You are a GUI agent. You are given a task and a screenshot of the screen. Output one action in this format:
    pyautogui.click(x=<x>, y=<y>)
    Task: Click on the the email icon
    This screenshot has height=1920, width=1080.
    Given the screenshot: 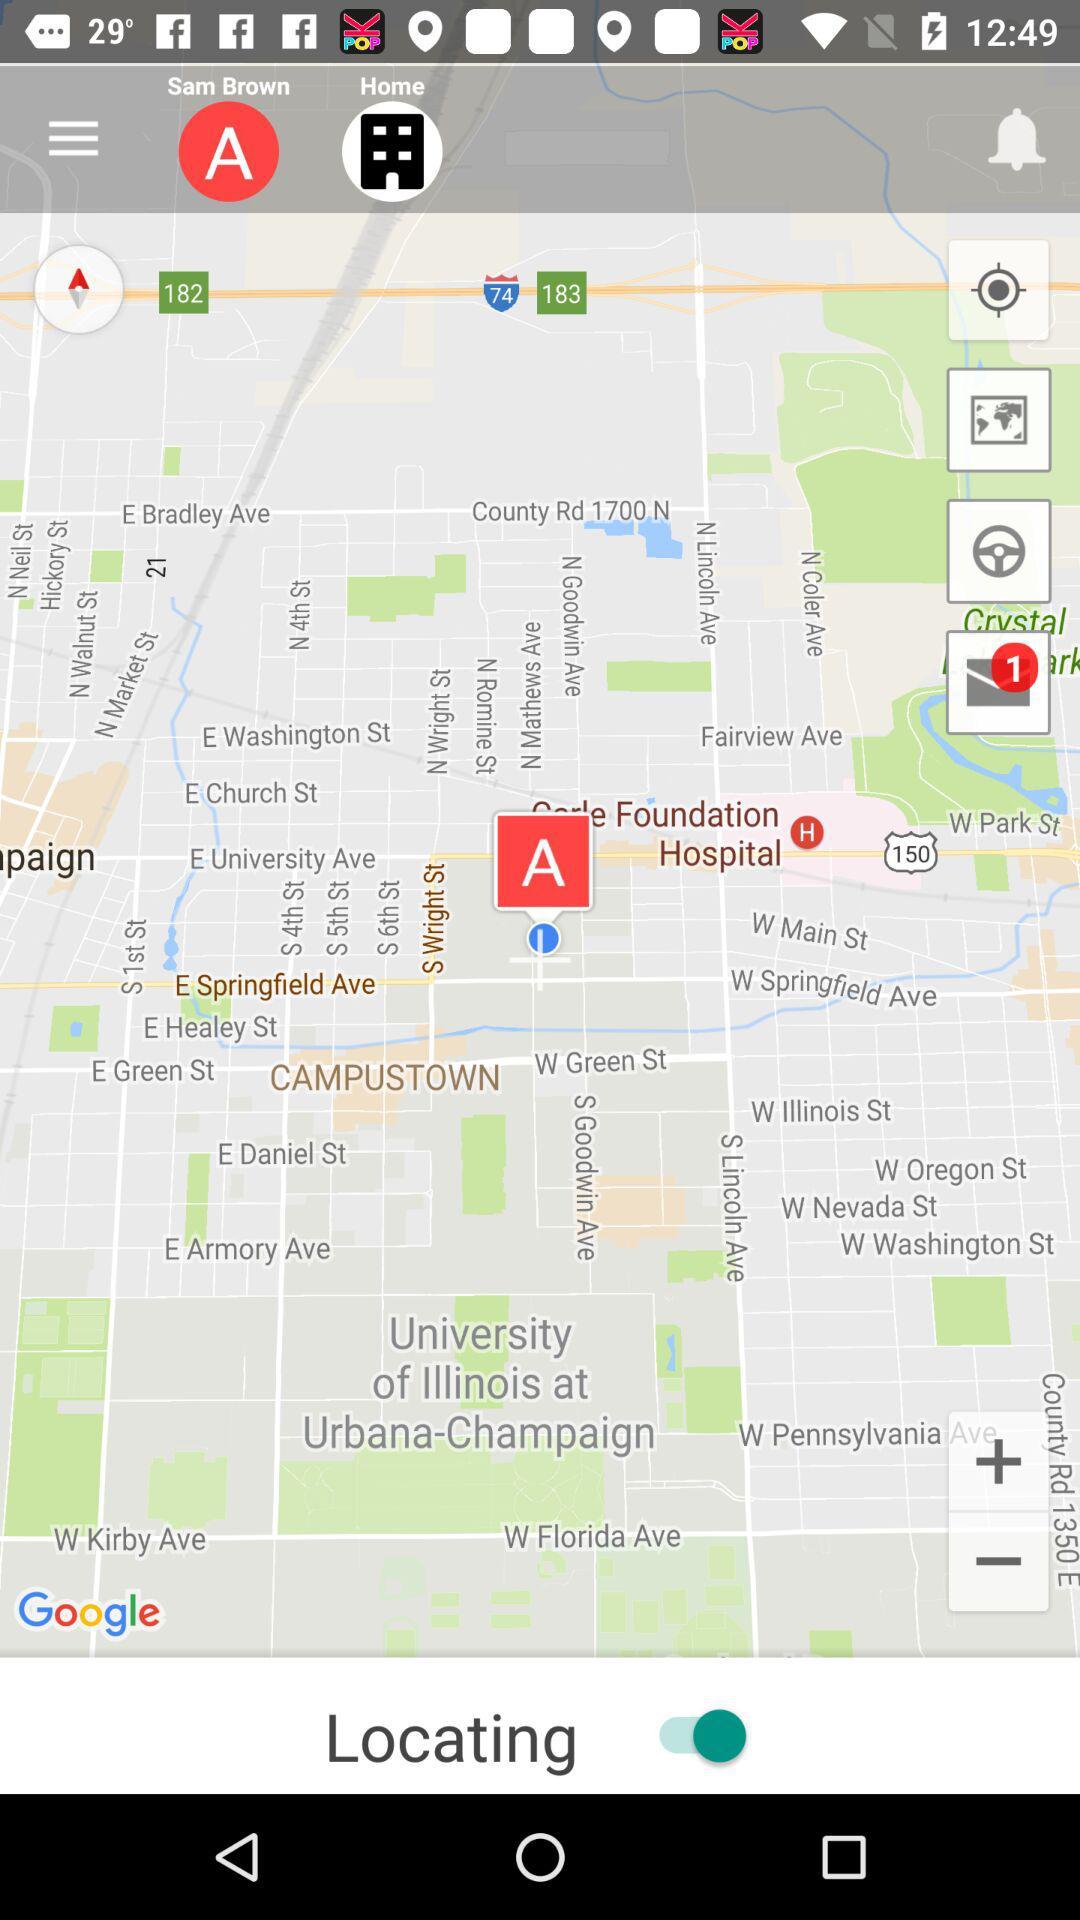 What is the action you would take?
    pyautogui.click(x=998, y=682)
    